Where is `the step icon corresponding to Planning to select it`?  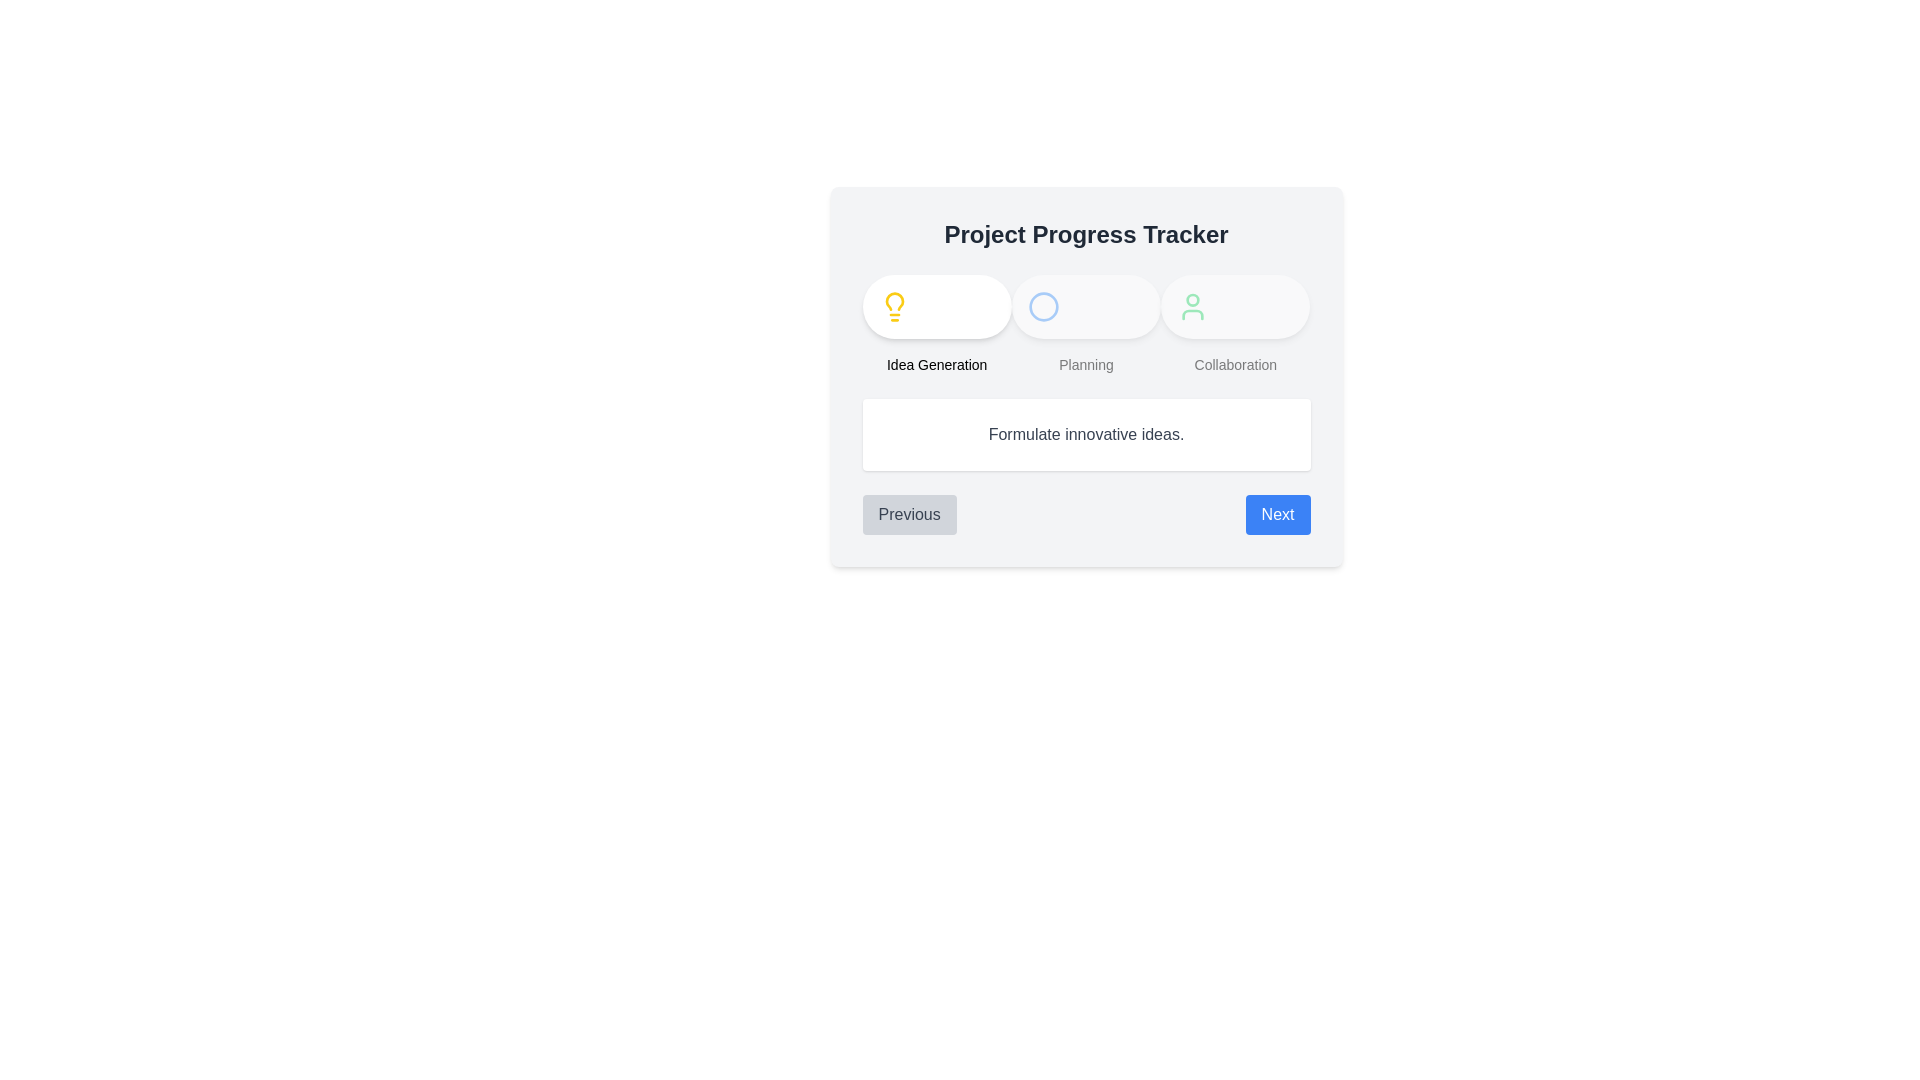
the step icon corresponding to Planning to select it is located at coordinates (1042, 307).